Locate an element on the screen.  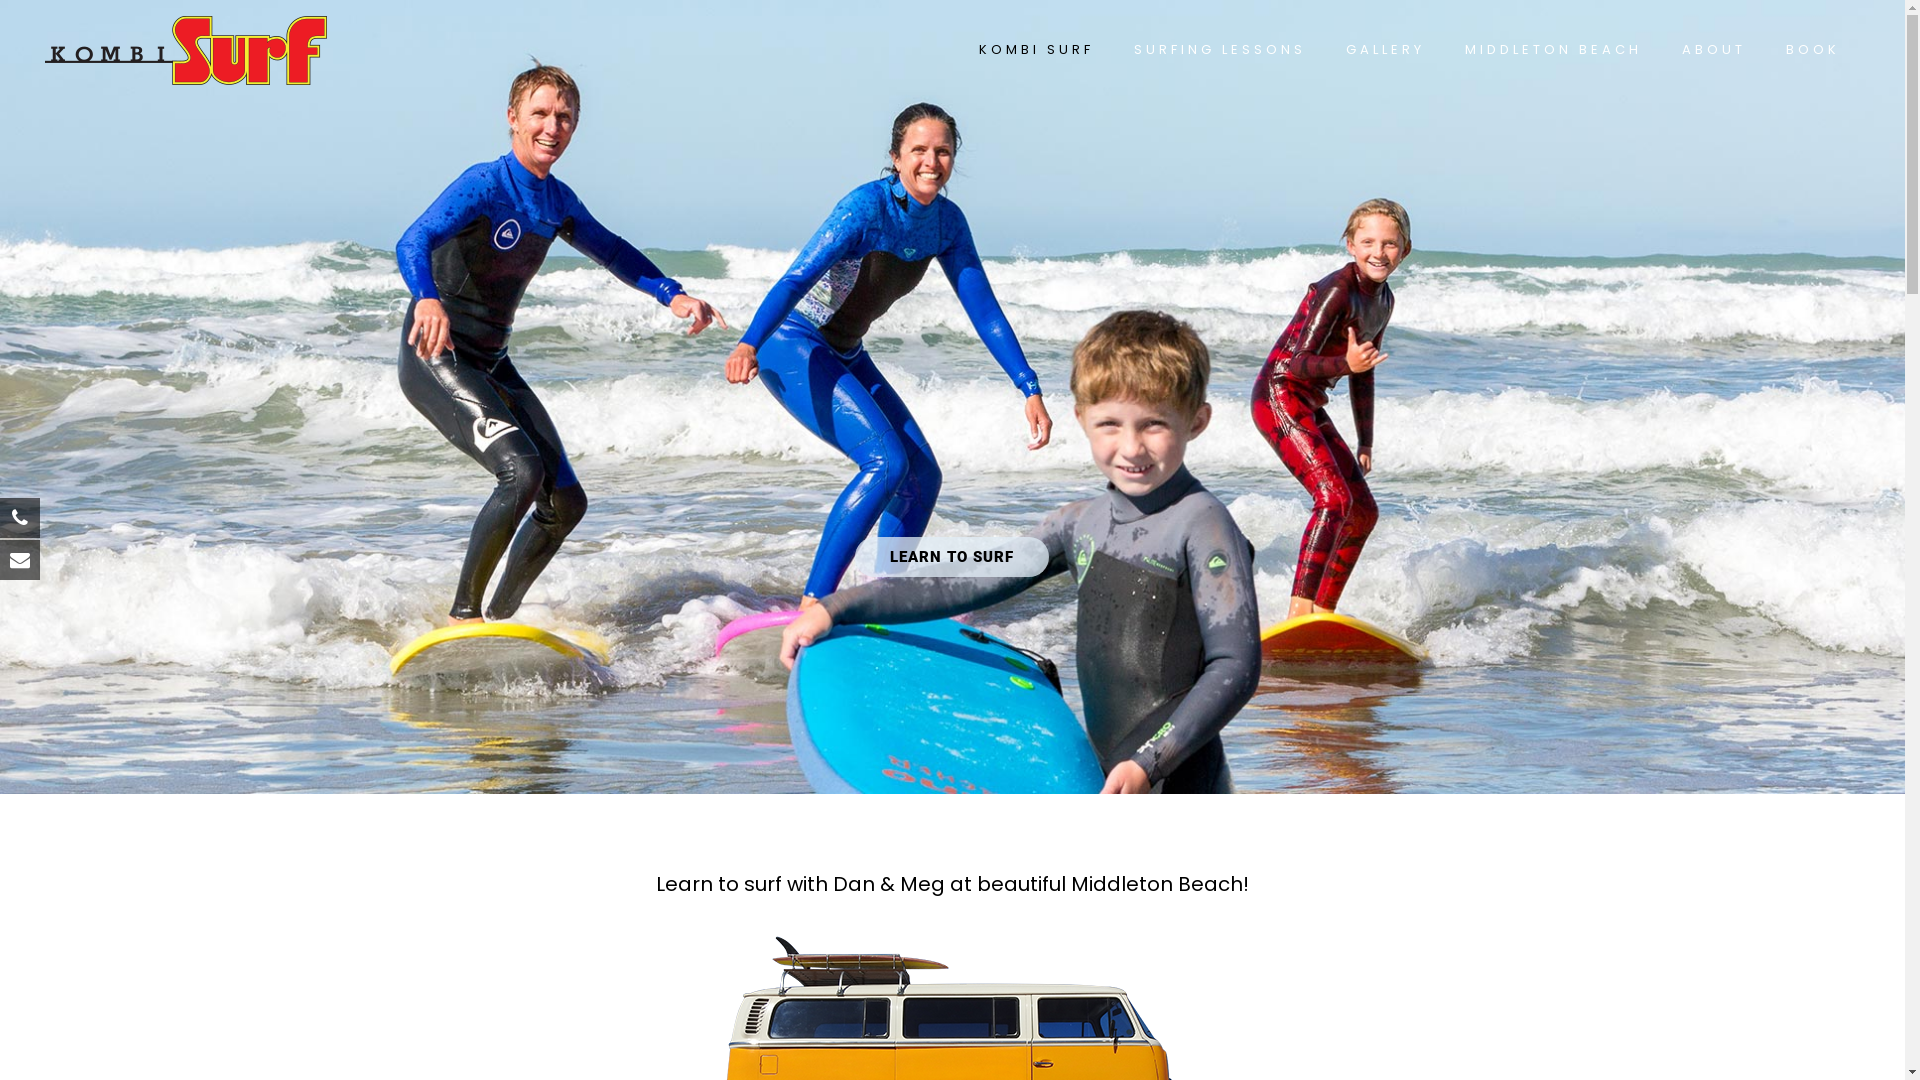
'ABOUT' is located at coordinates (1661, 49).